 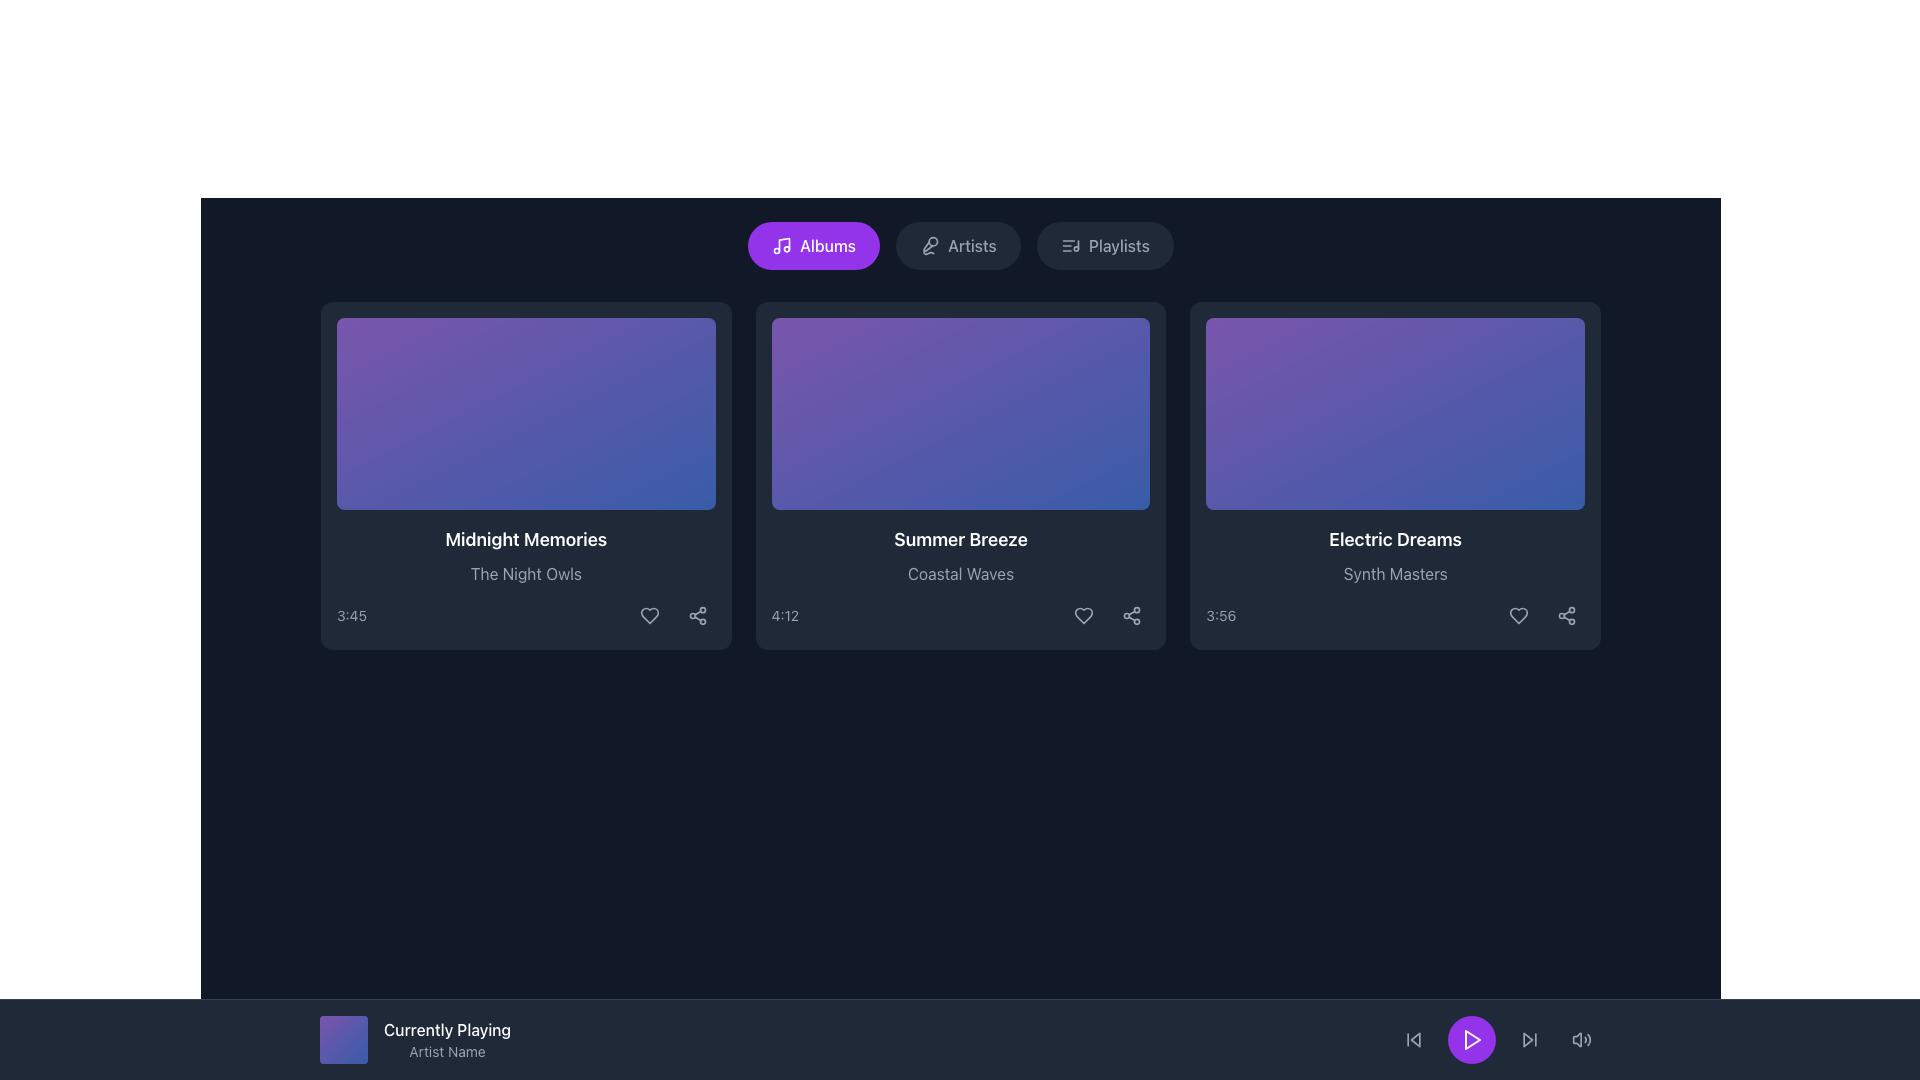 I want to click on the non-interactive label indicating that the audio or media content is actively playing, located on the footer bar above the 'Artist Name' text, so click(x=446, y=1029).